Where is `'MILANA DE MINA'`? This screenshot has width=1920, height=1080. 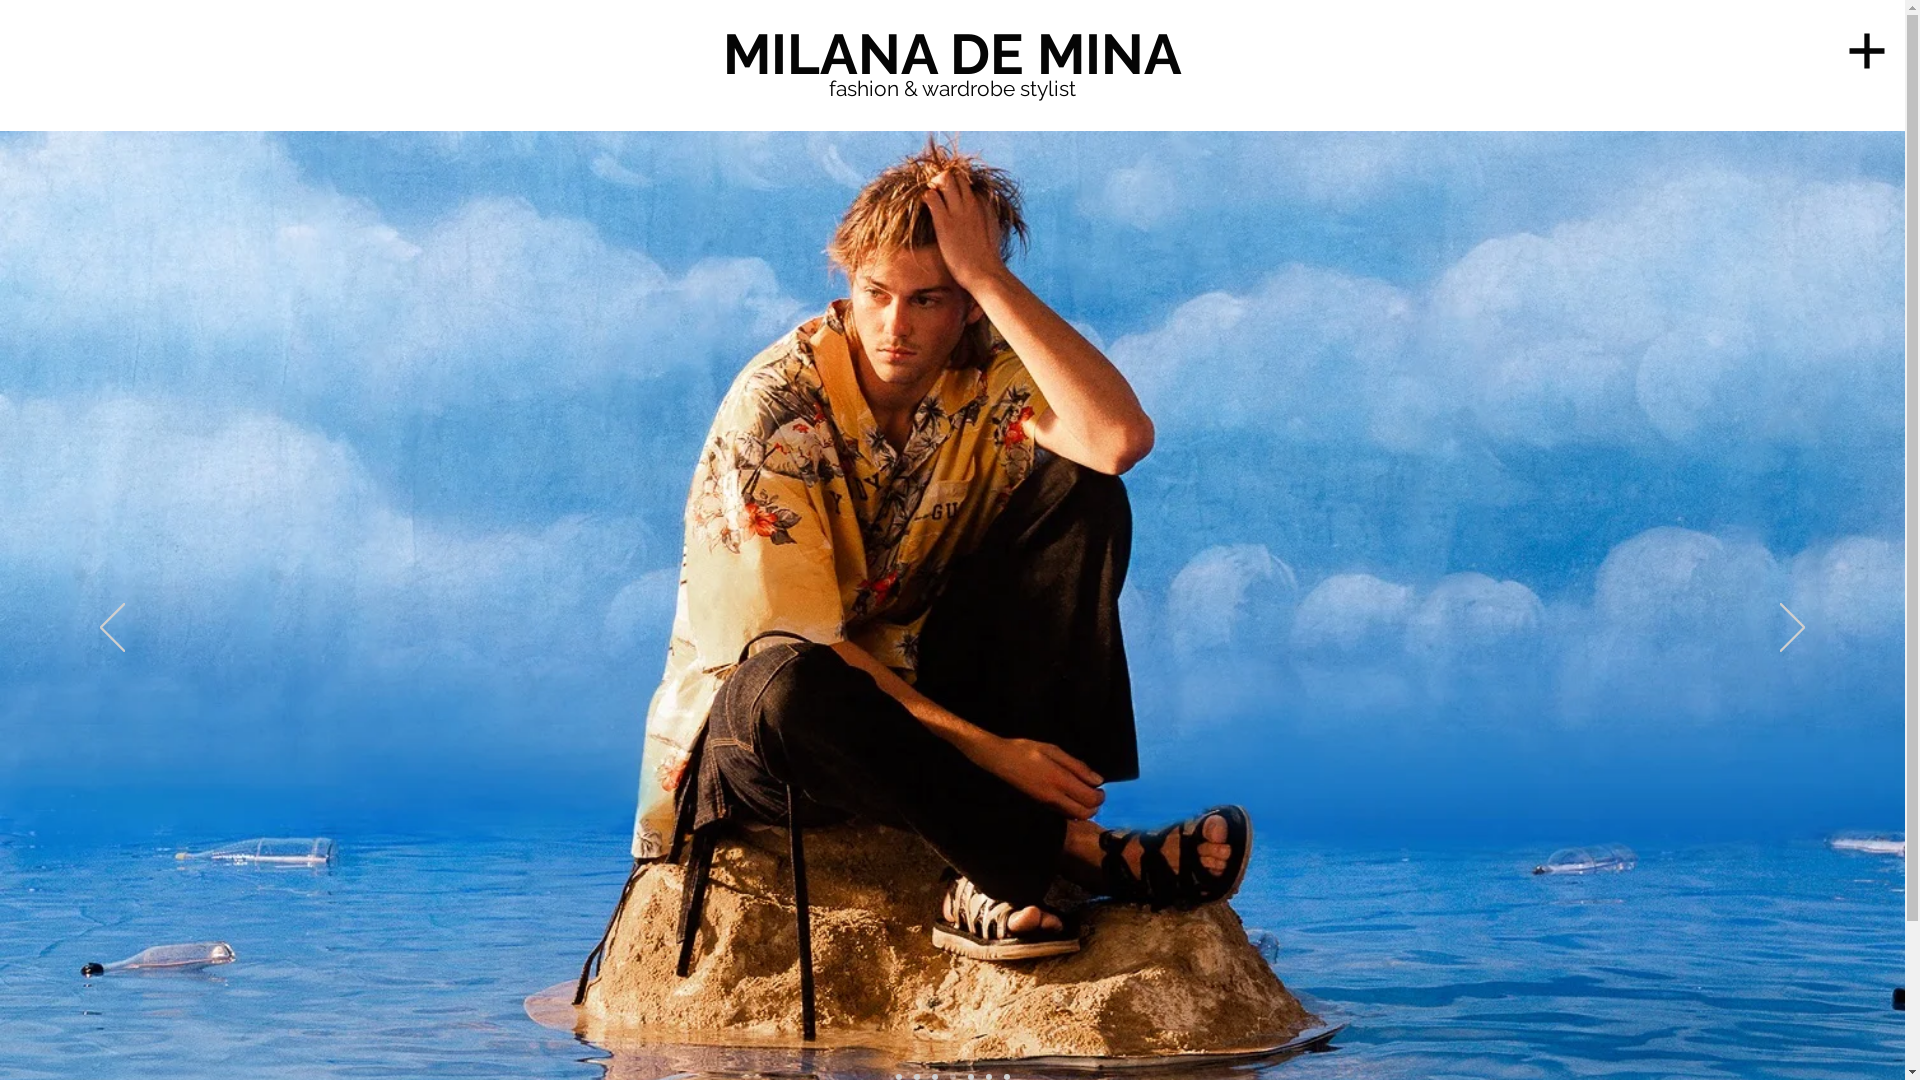
'MILANA DE MINA' is located at coordinates (950, 53).